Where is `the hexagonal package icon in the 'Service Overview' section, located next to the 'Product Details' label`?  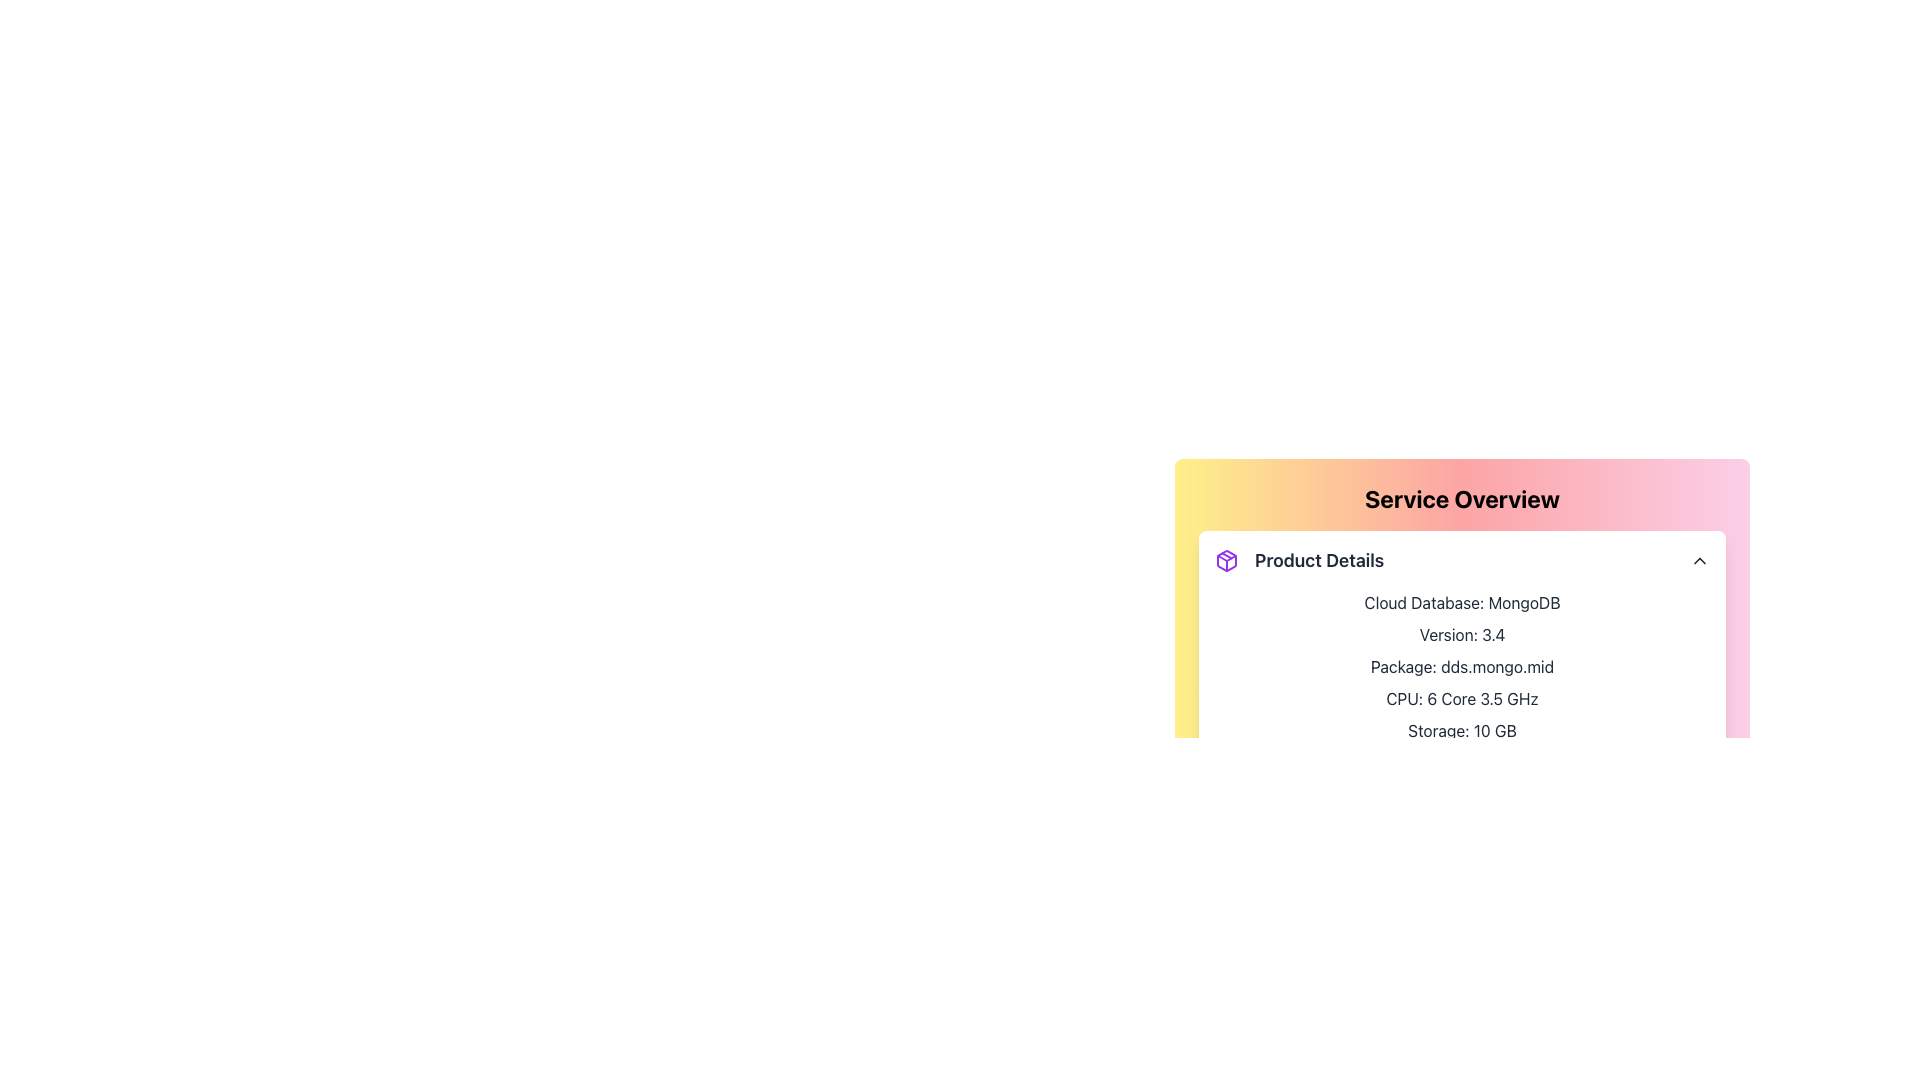
the hexagonal package icon in the 'Service Overview' section, located next to the 'Product Details' label is located at coordinates (1226, 560).